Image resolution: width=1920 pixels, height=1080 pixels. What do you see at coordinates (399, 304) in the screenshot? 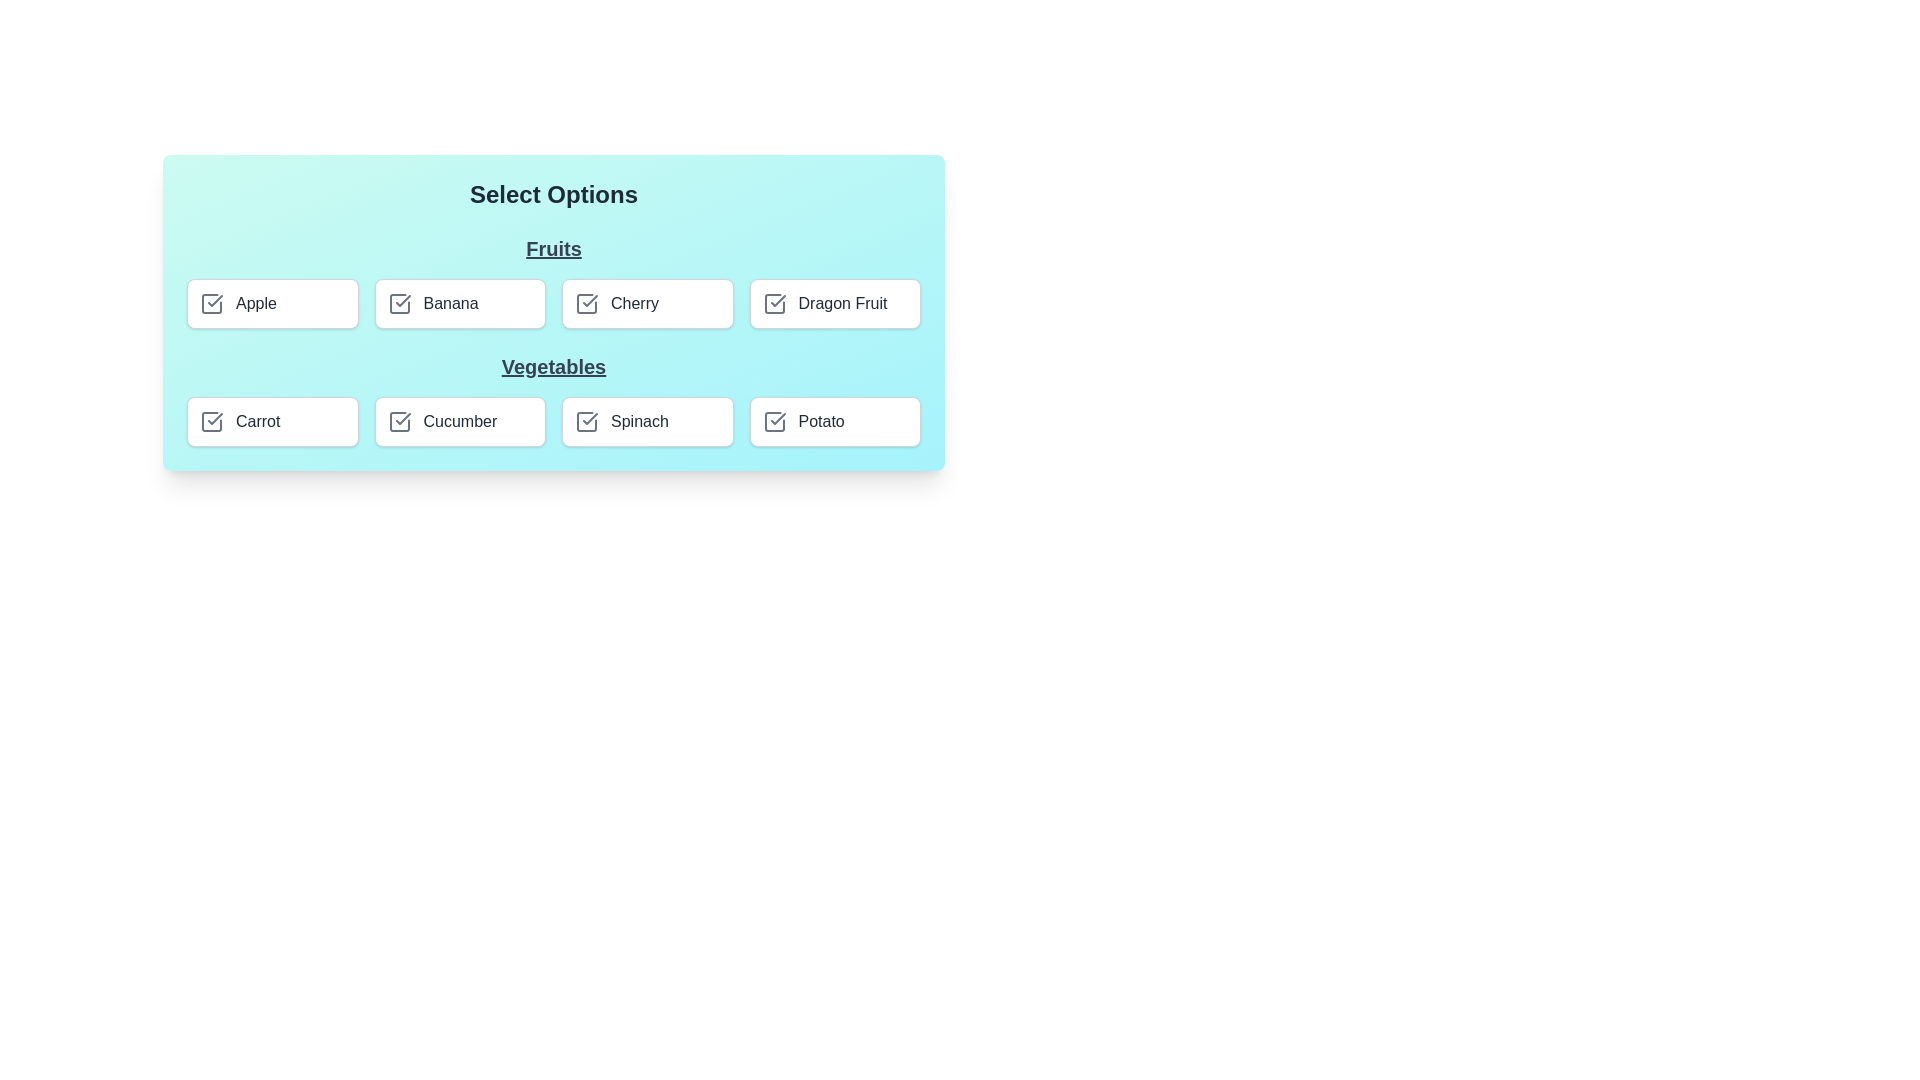
I see `the square-shaped, outlined checkbox icon containing a checkmark, located to the left of the text 'Banana' under the 'Fruits' category` at bounding box center [399, 304].